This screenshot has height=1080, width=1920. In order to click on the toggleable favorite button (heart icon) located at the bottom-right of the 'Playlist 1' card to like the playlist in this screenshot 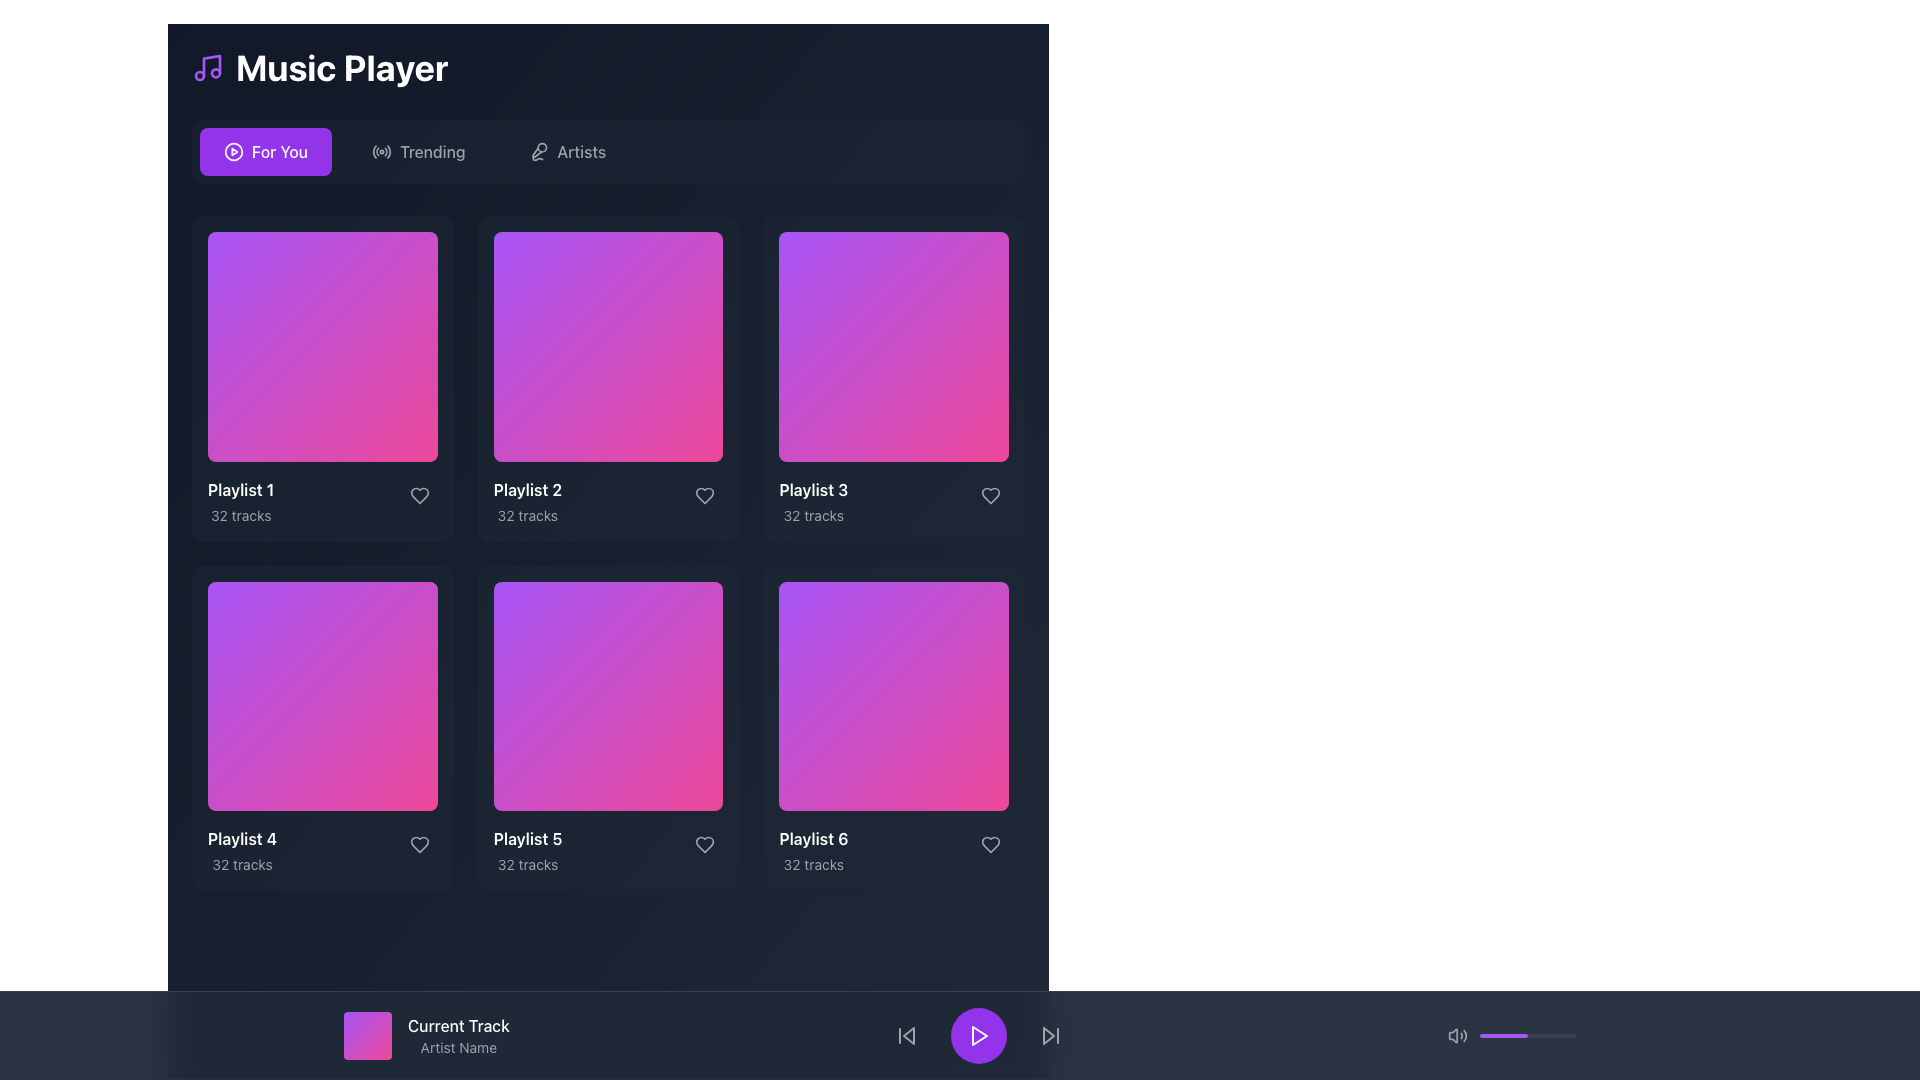, I will do `click(418, 495)`.